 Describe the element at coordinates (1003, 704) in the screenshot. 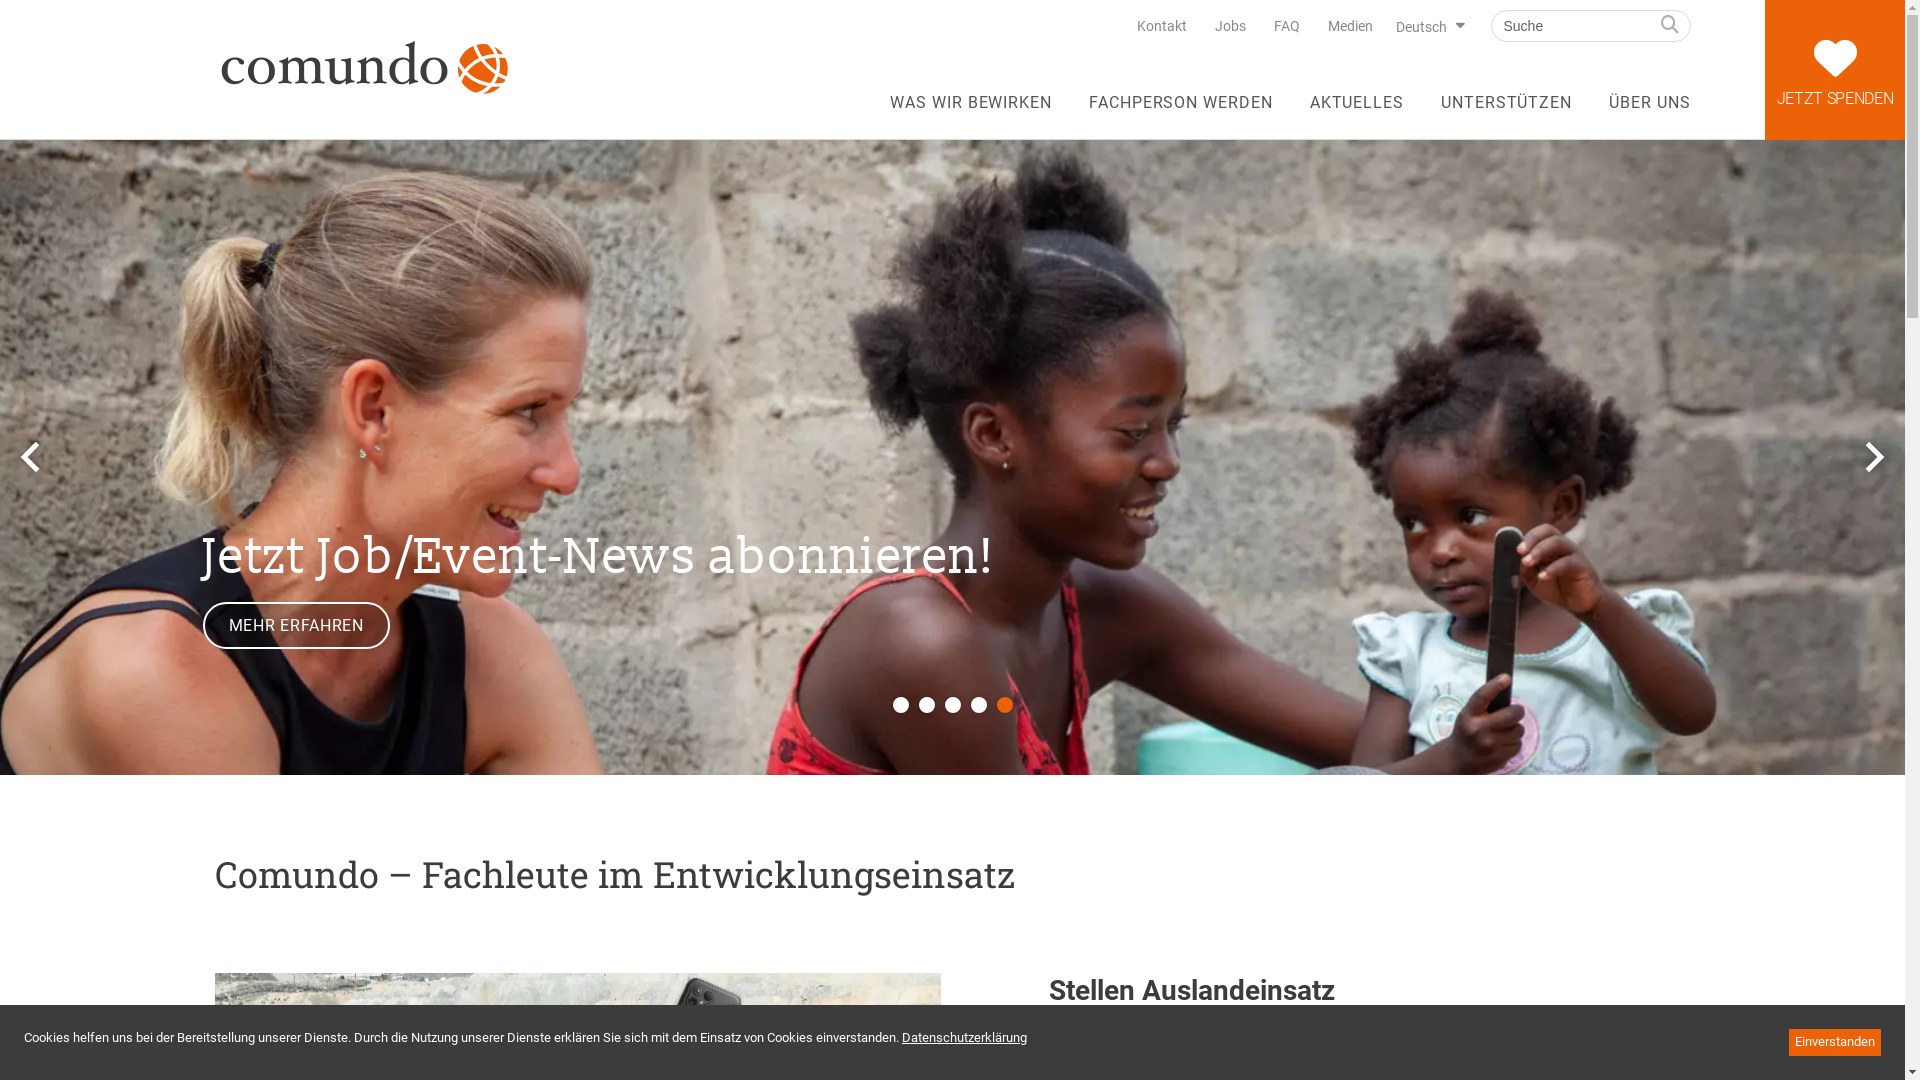

I see `'5'` at that location.